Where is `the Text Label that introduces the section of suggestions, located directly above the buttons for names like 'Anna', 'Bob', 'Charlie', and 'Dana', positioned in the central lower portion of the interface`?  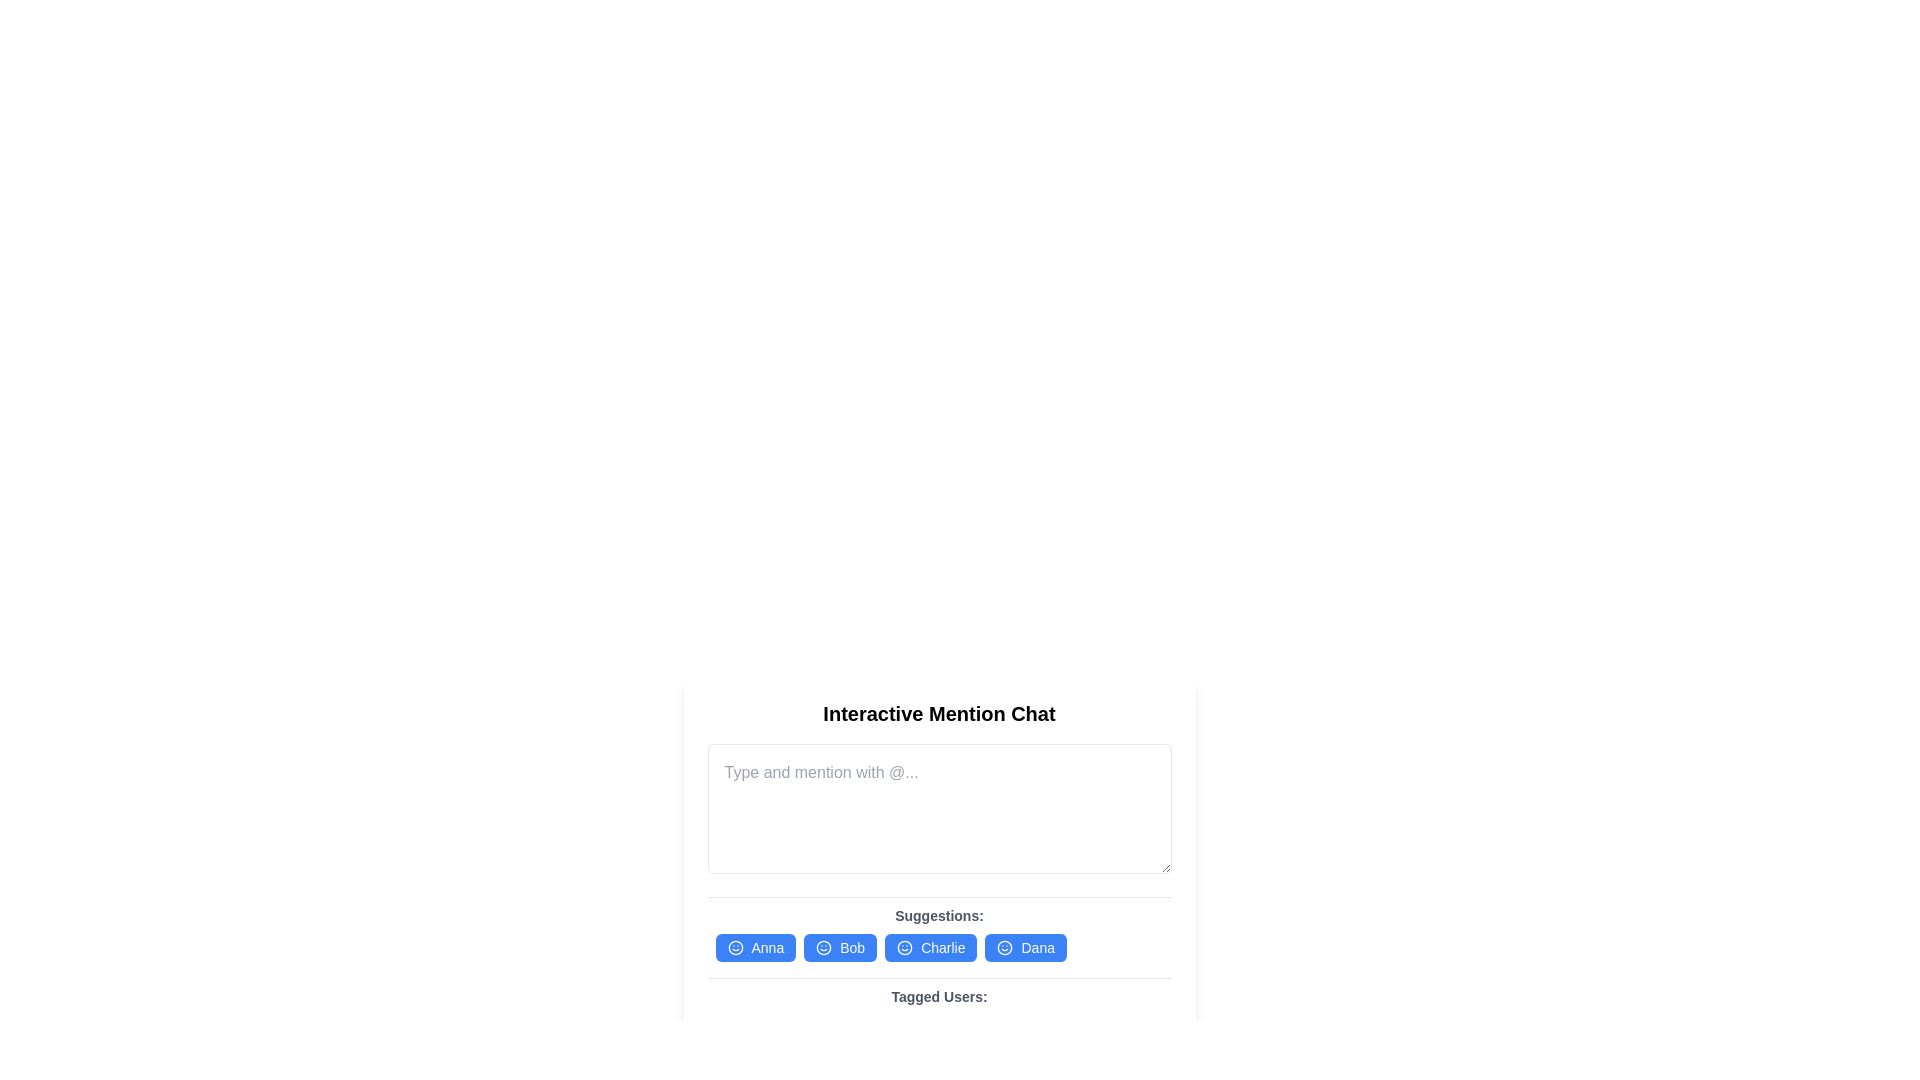
the Text Label that introduces the section of suggestions, located directly above the buttons for names like 'Anna', 'Bob', 'Charlie', and 'Dana', positioned in the central lower portion of the interface is located at coordinates (938, 915).